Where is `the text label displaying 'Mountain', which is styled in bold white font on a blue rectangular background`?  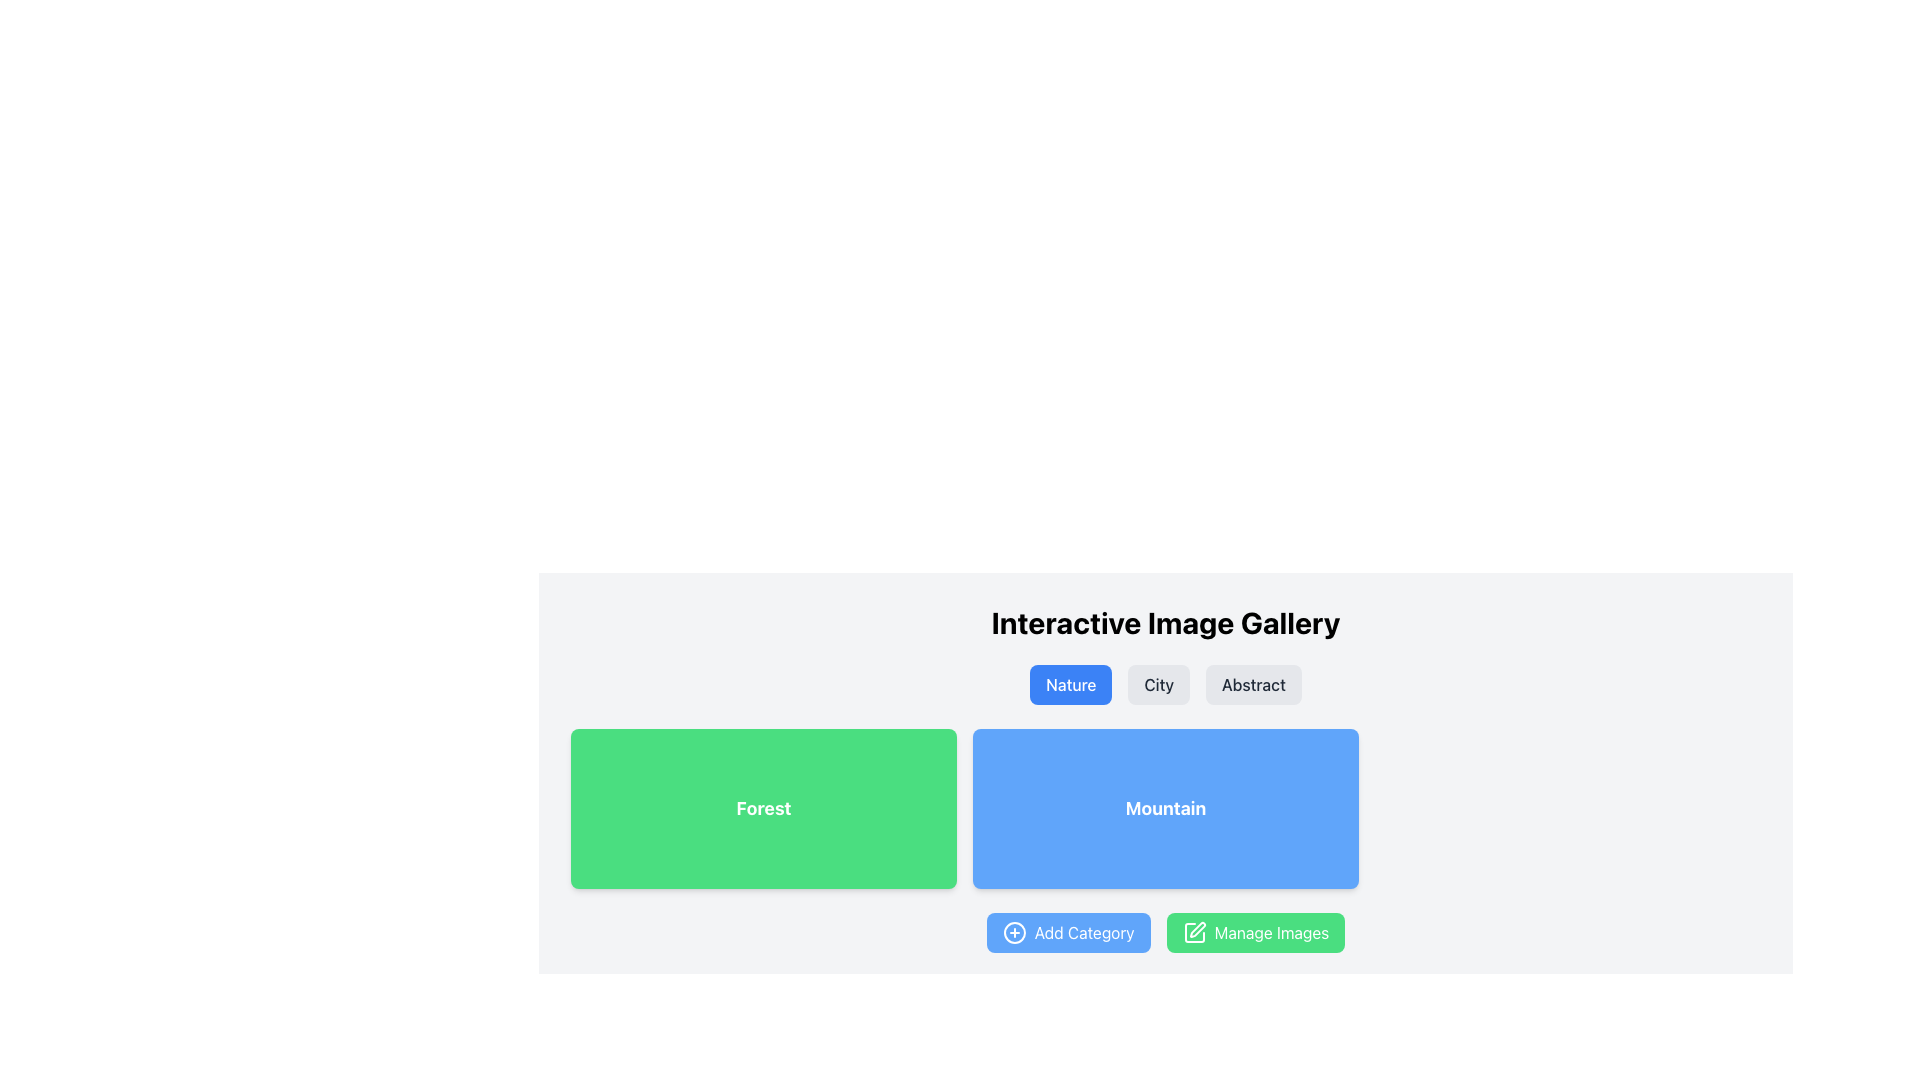
the text label displaying 'Mountain', which is styled in bold white font on a blue rectangular background is located at coordinates (1166, 808).